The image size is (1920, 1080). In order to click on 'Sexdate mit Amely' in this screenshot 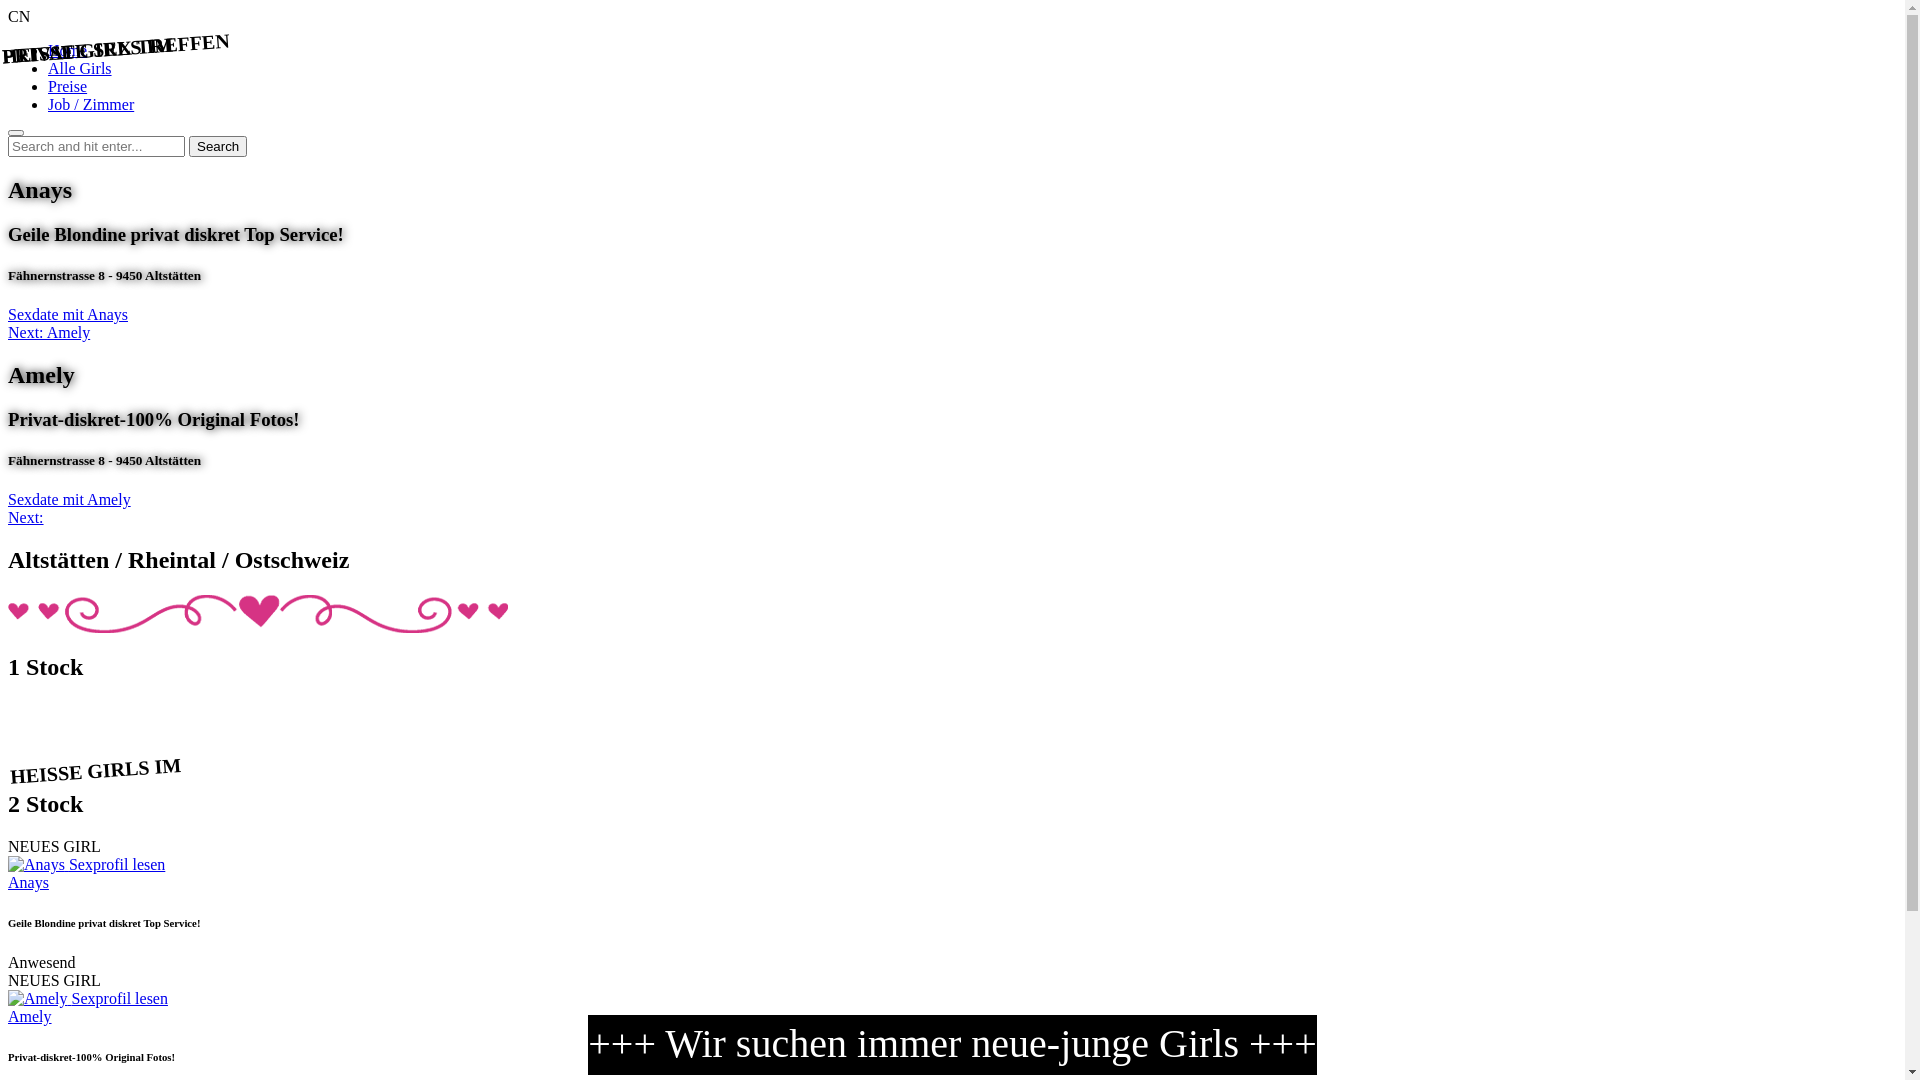, I will do `click(8, 498)`.